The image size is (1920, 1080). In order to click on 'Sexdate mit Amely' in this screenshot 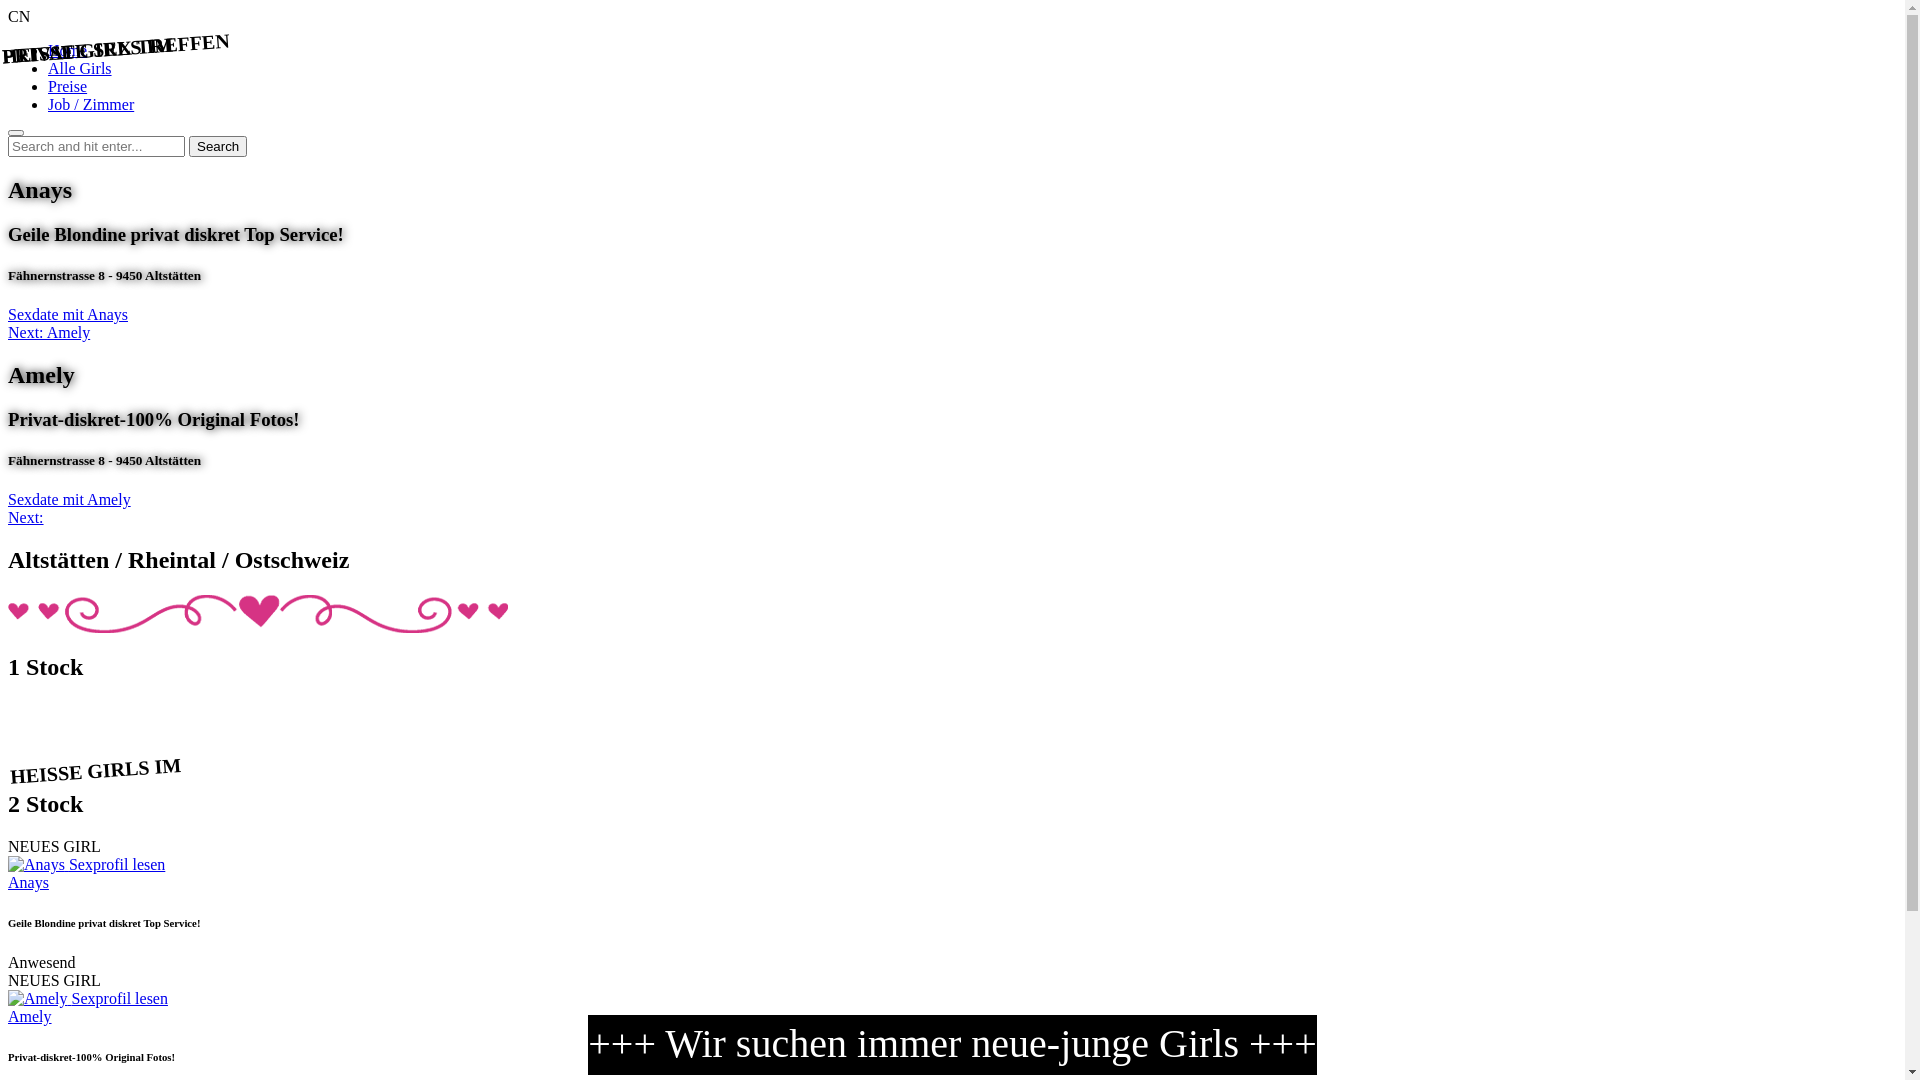, I will do `click(8, 498)`.